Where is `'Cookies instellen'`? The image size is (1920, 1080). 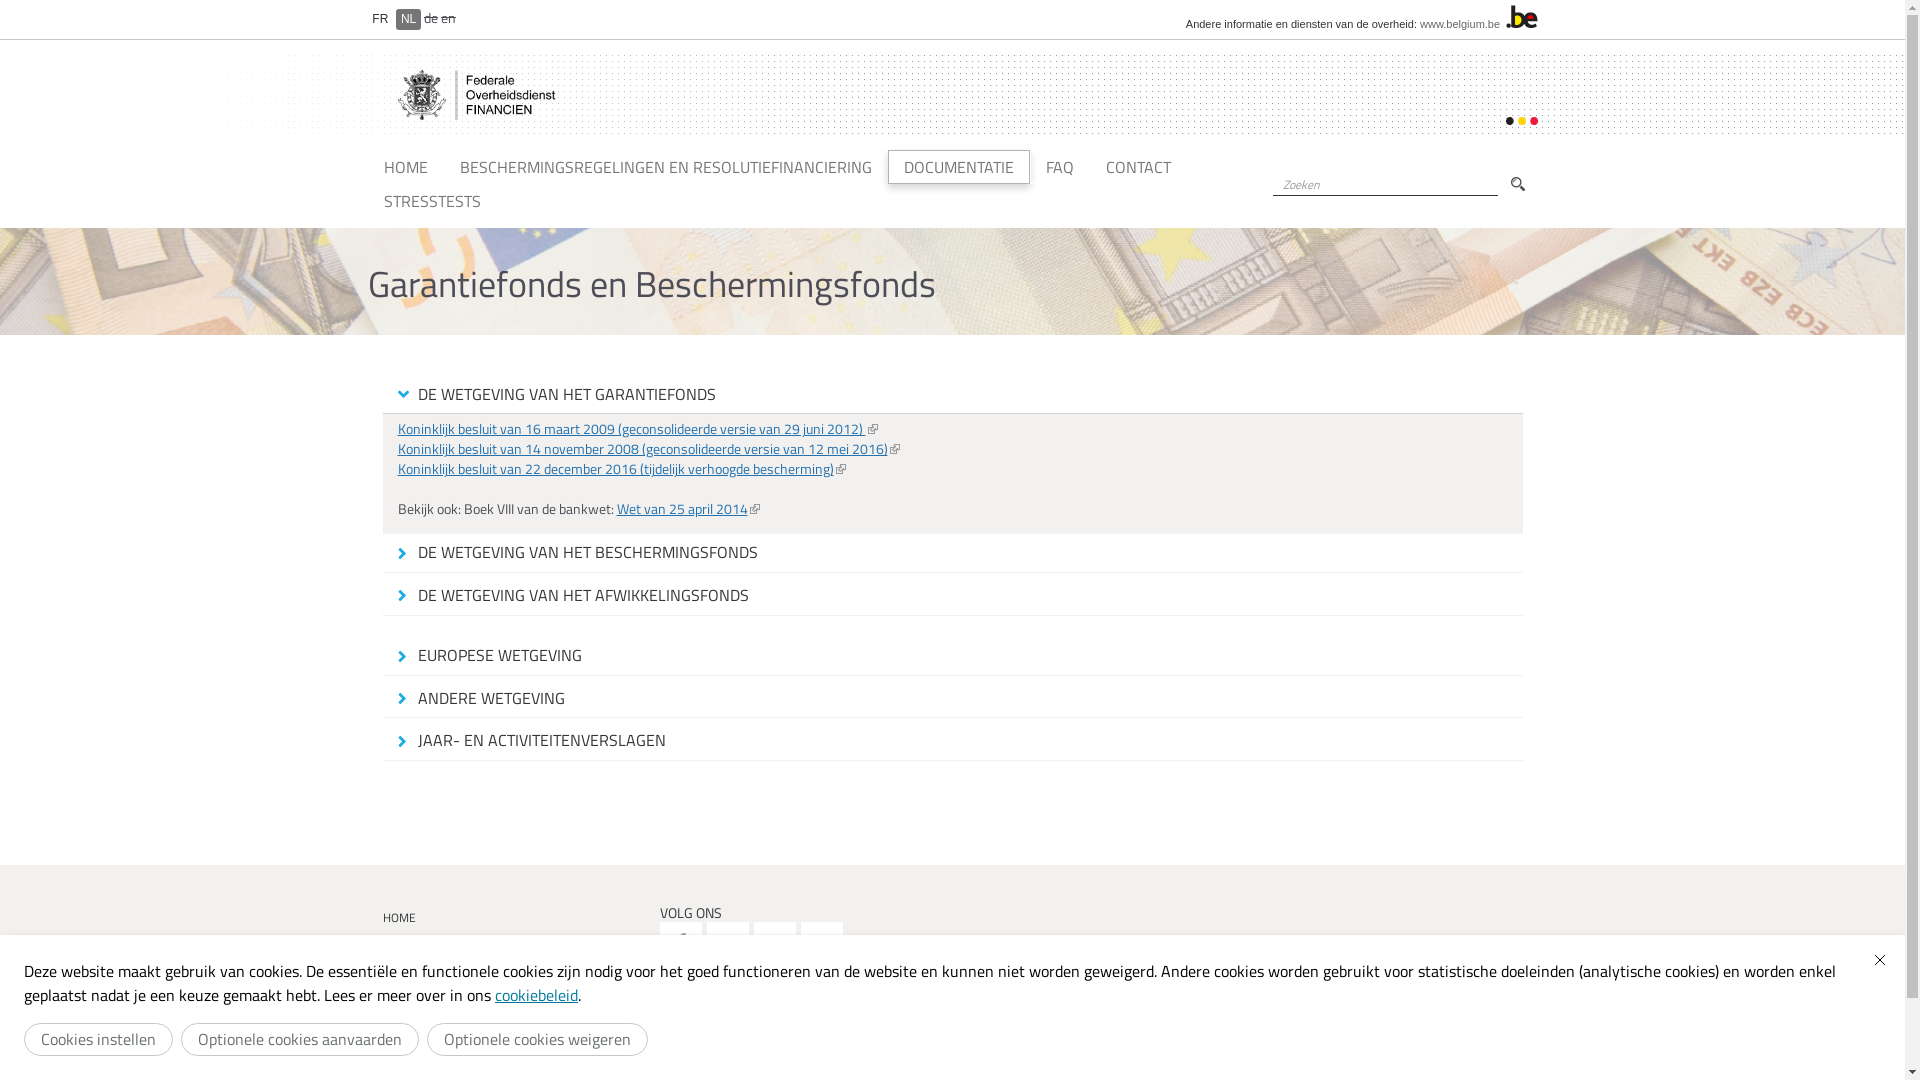 'Cookies instellen' is located at coordinates (97, 1038).